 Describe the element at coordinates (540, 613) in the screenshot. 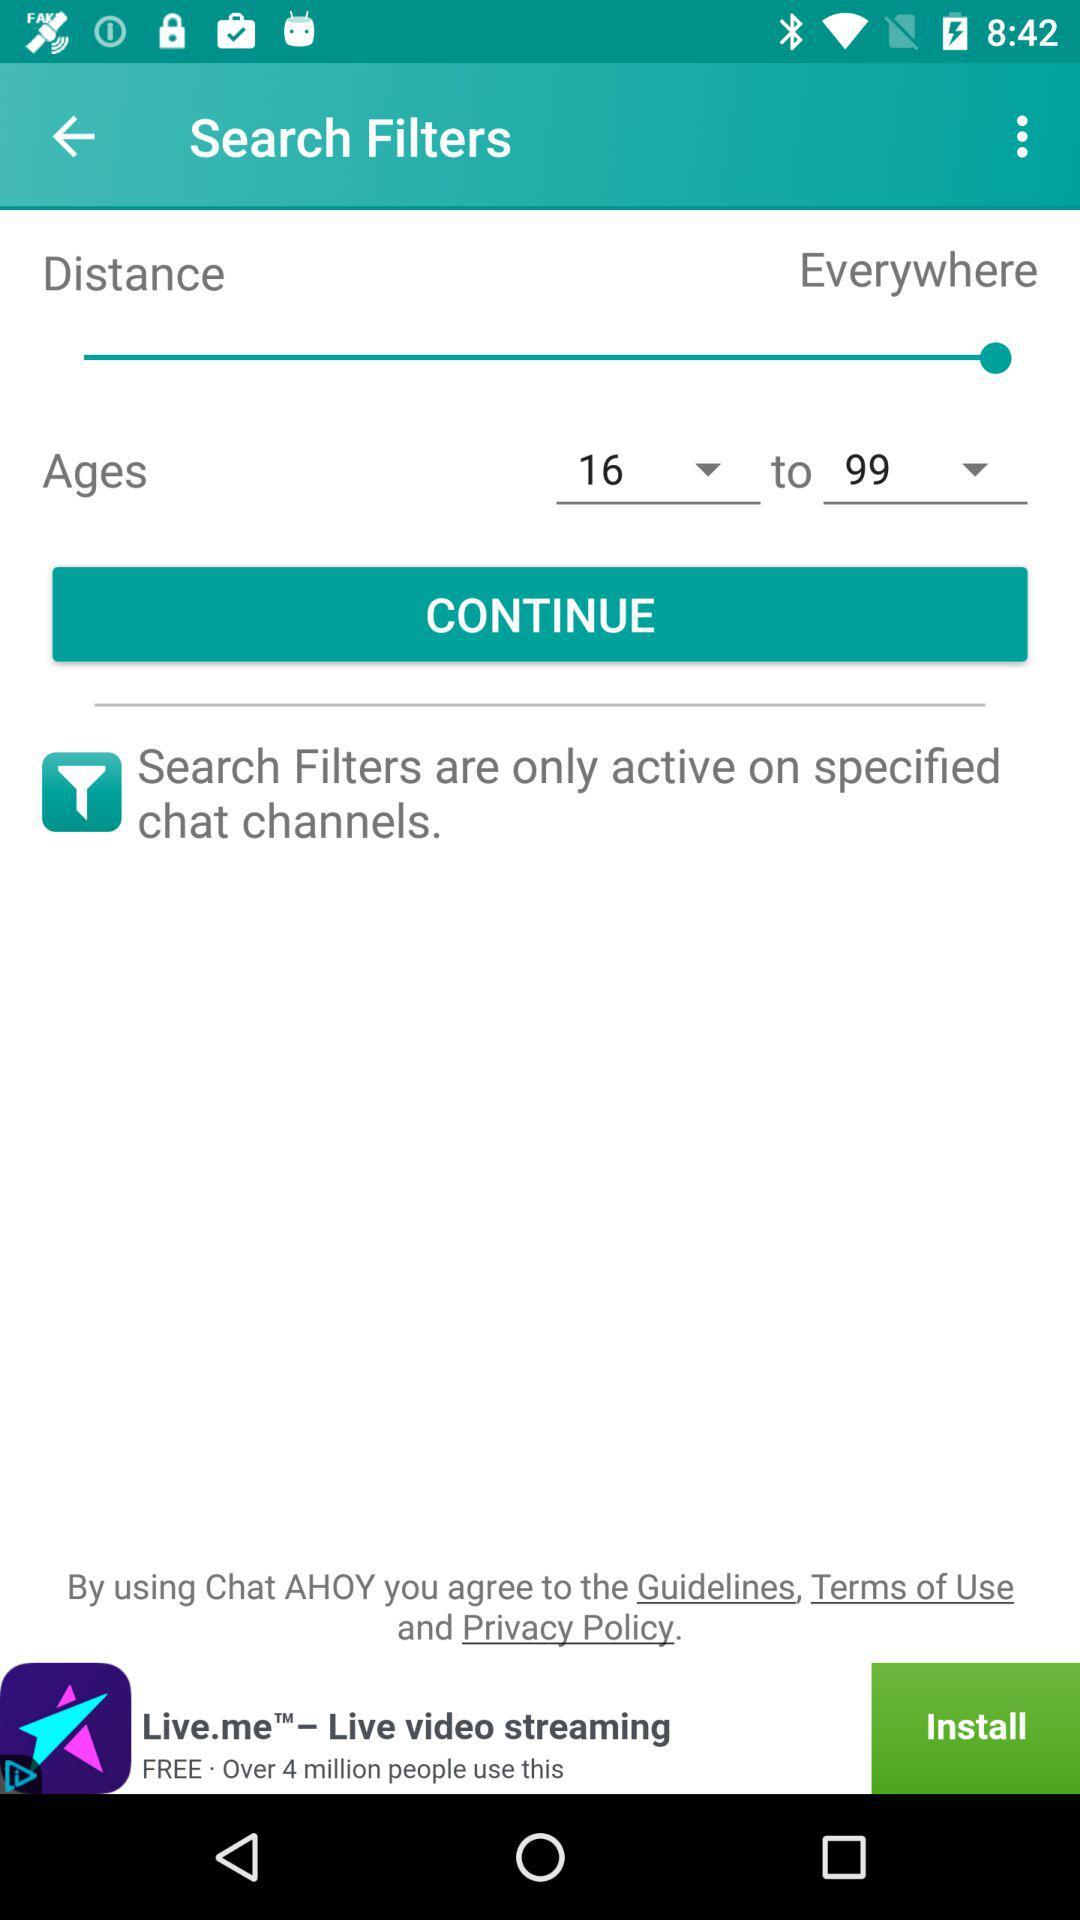

I see `icon below ages icon` at that location.